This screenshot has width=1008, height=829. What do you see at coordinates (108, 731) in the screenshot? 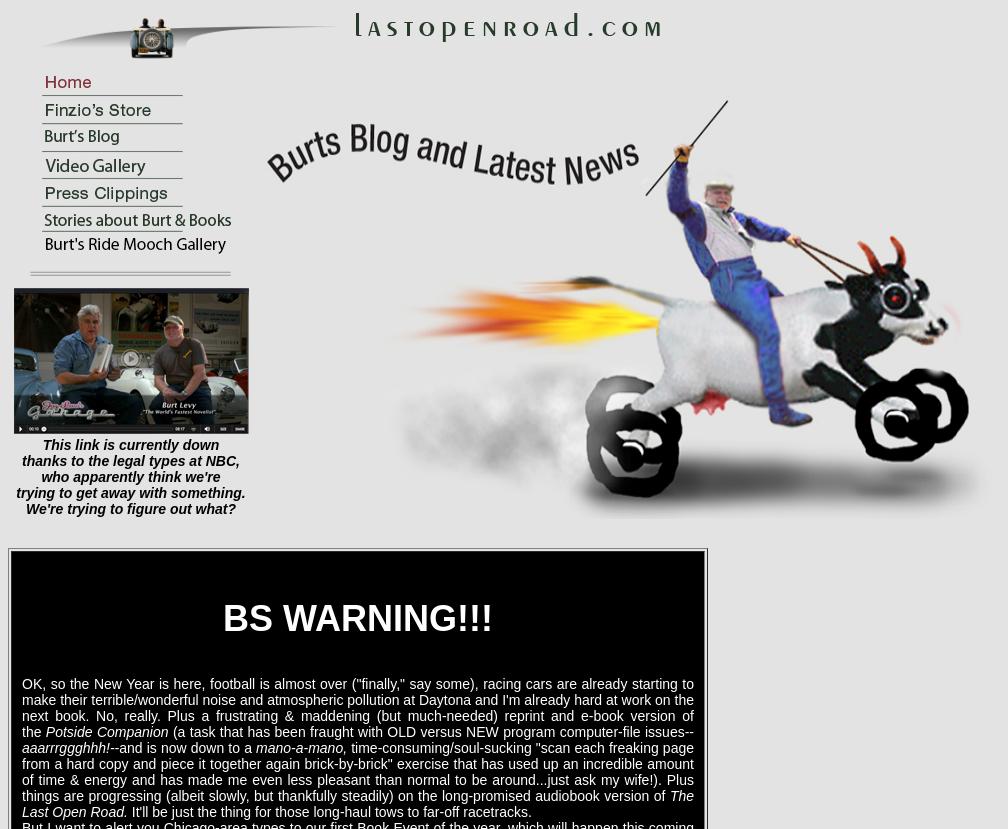
I see `'Potside Companion'` at bounding box center [108, 731].